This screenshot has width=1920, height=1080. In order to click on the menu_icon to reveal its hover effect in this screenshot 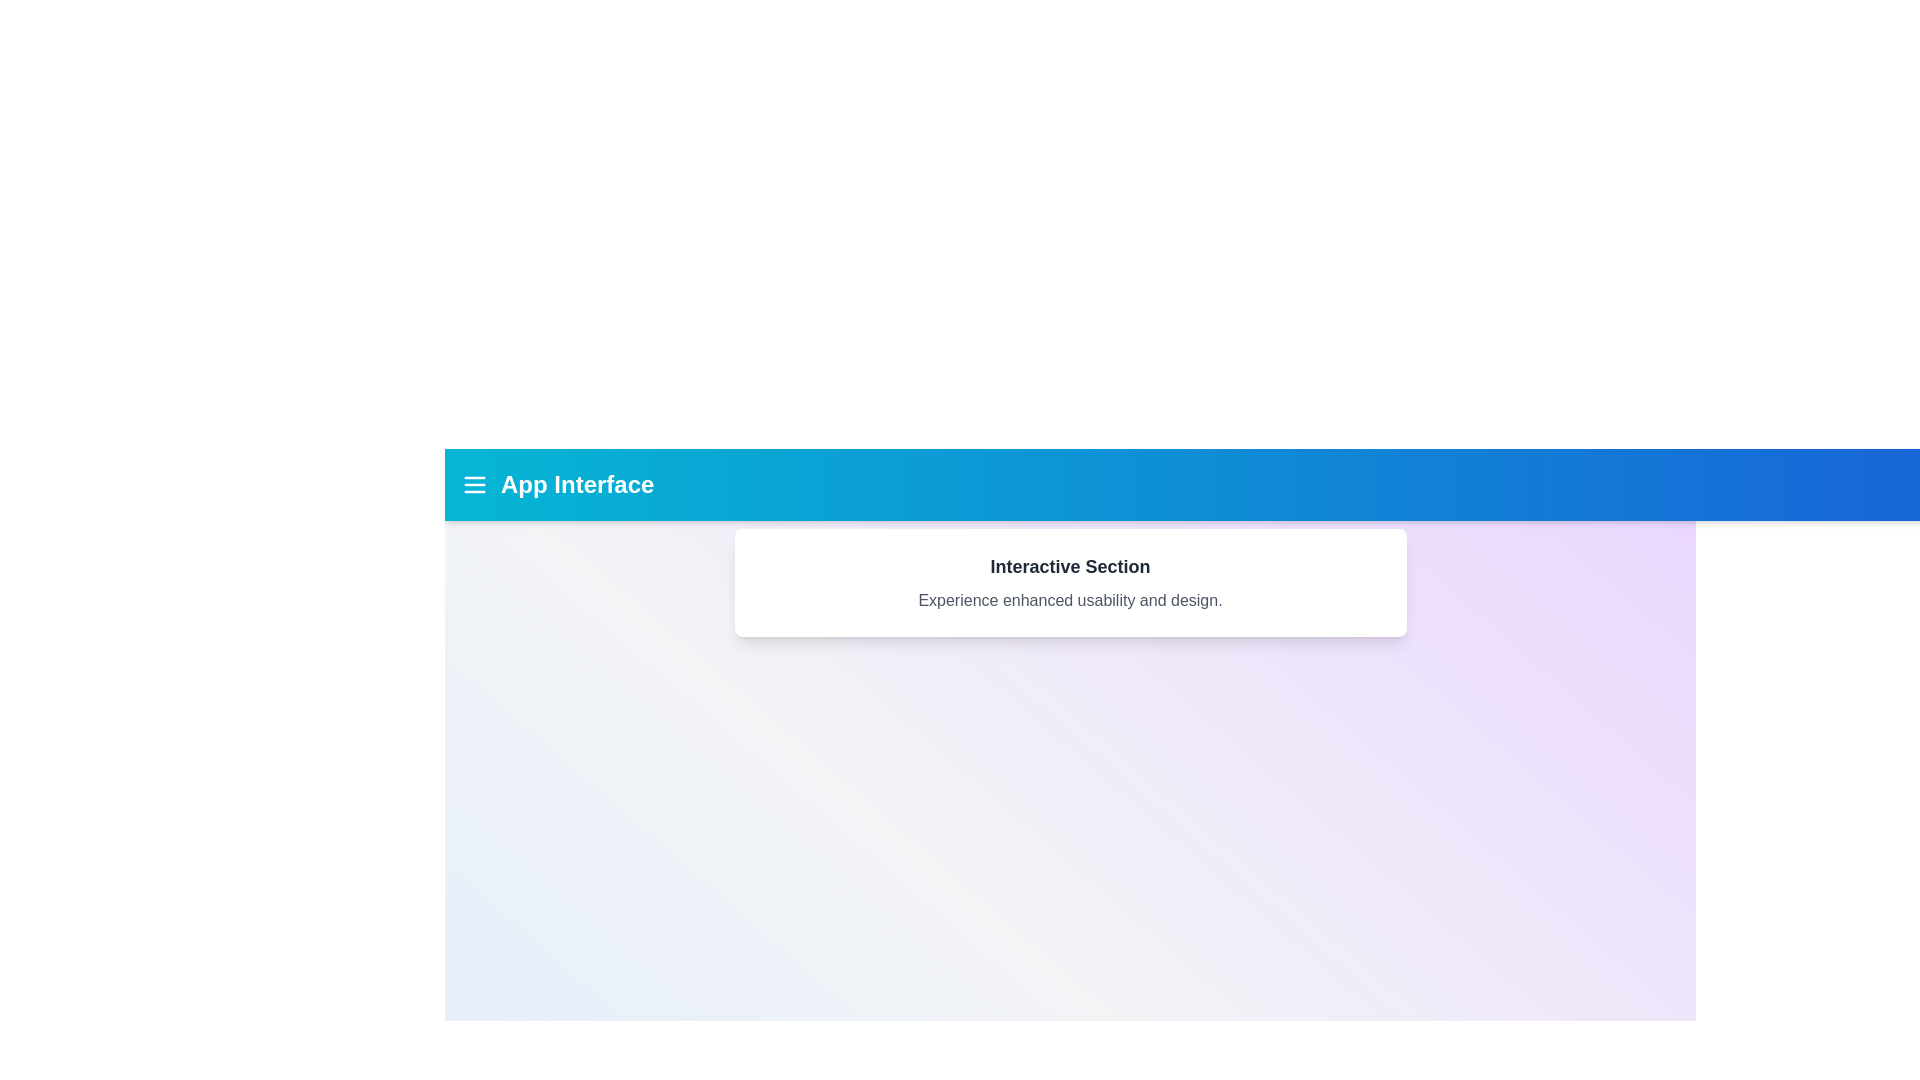, I will do `click(474, 485)`.